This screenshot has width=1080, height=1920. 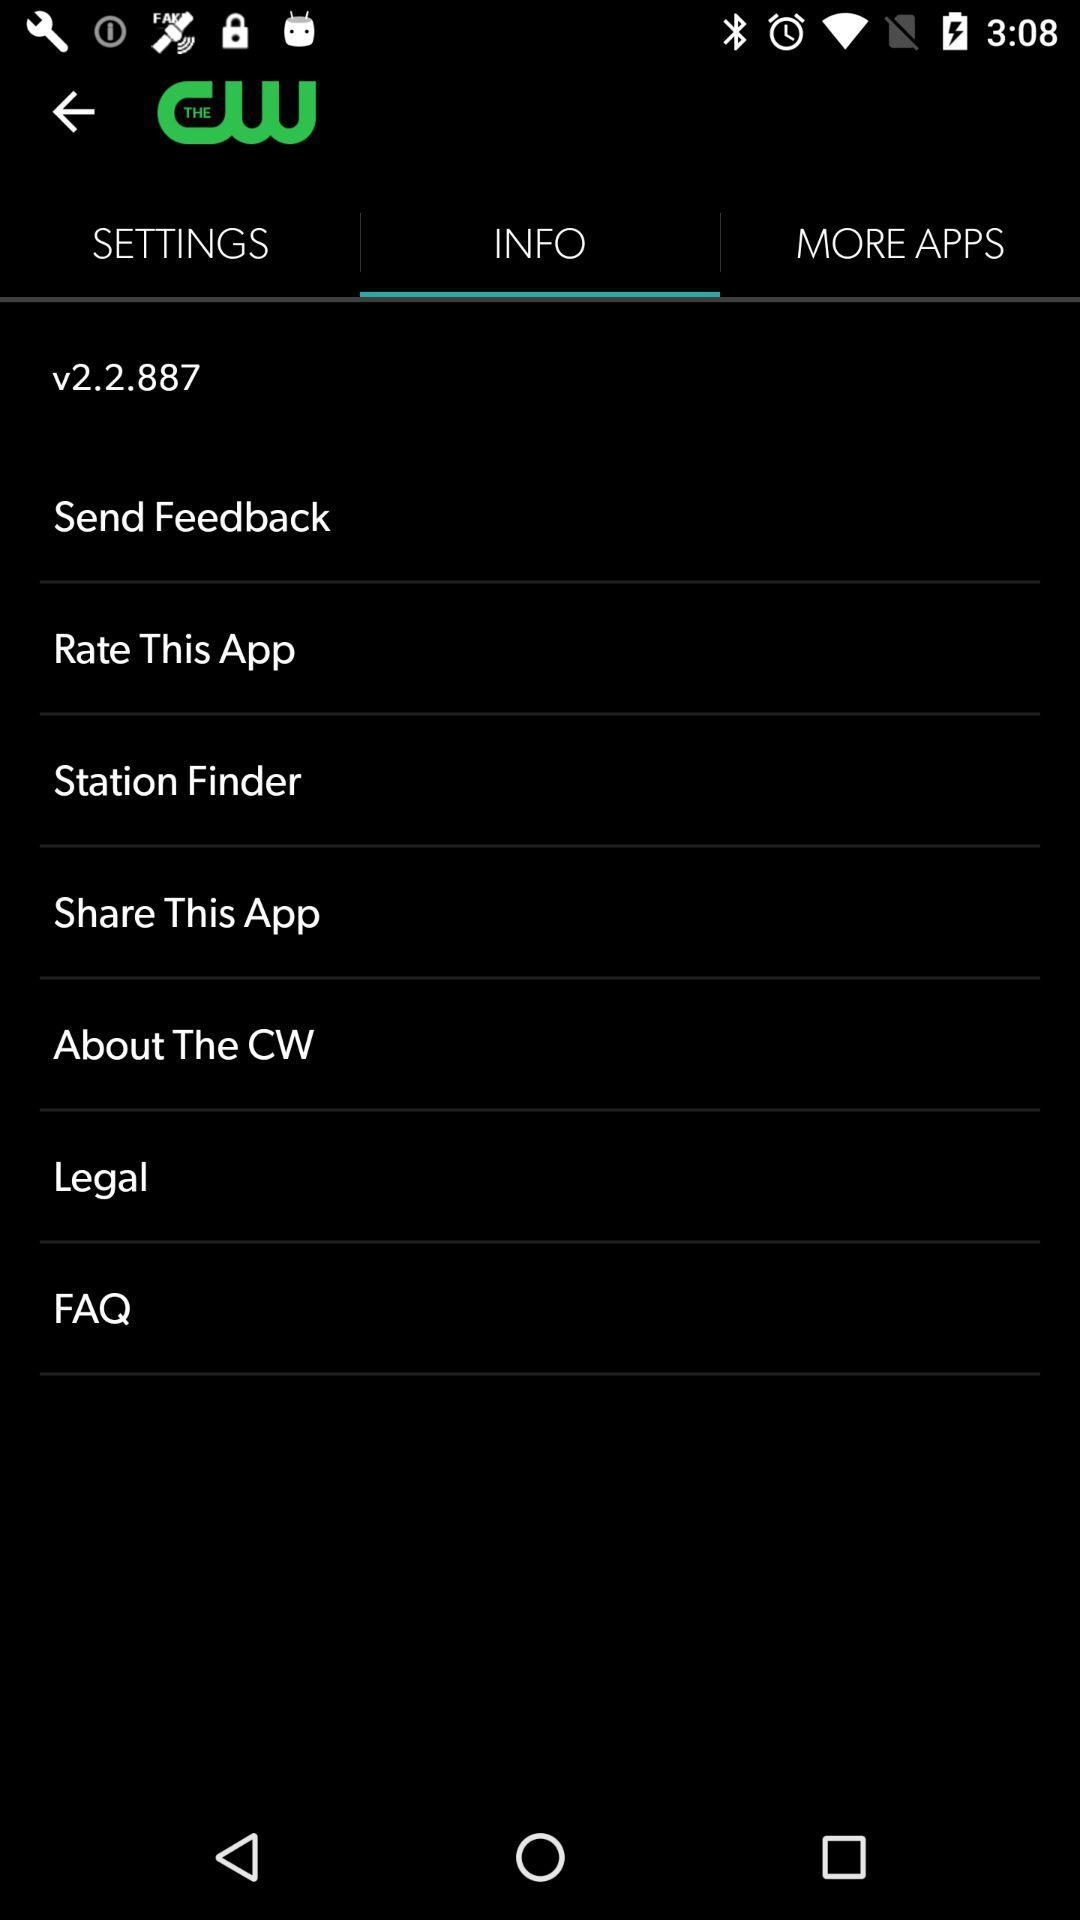 I want to click on send feedback item, so click(x=540, y=516).